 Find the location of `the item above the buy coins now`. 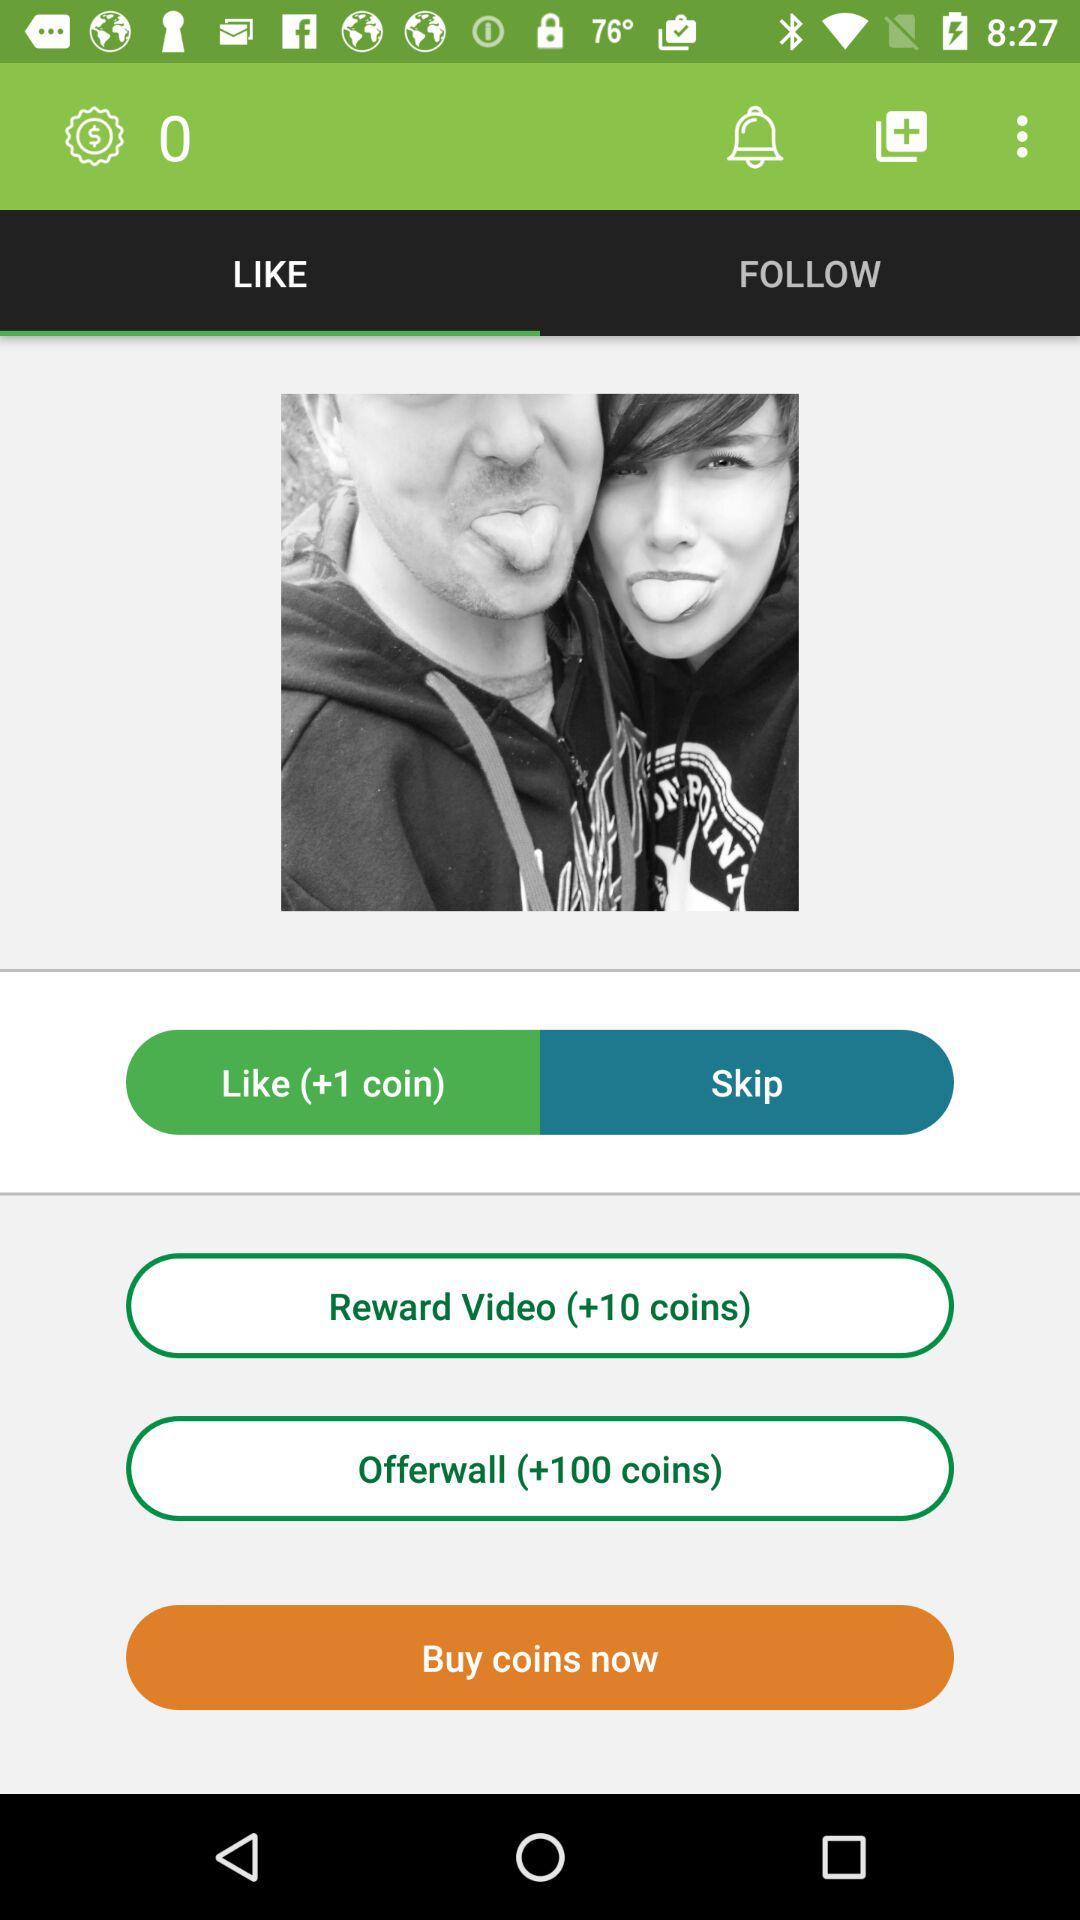

the item above the buy coins now is located at coordinates (540, 1468).